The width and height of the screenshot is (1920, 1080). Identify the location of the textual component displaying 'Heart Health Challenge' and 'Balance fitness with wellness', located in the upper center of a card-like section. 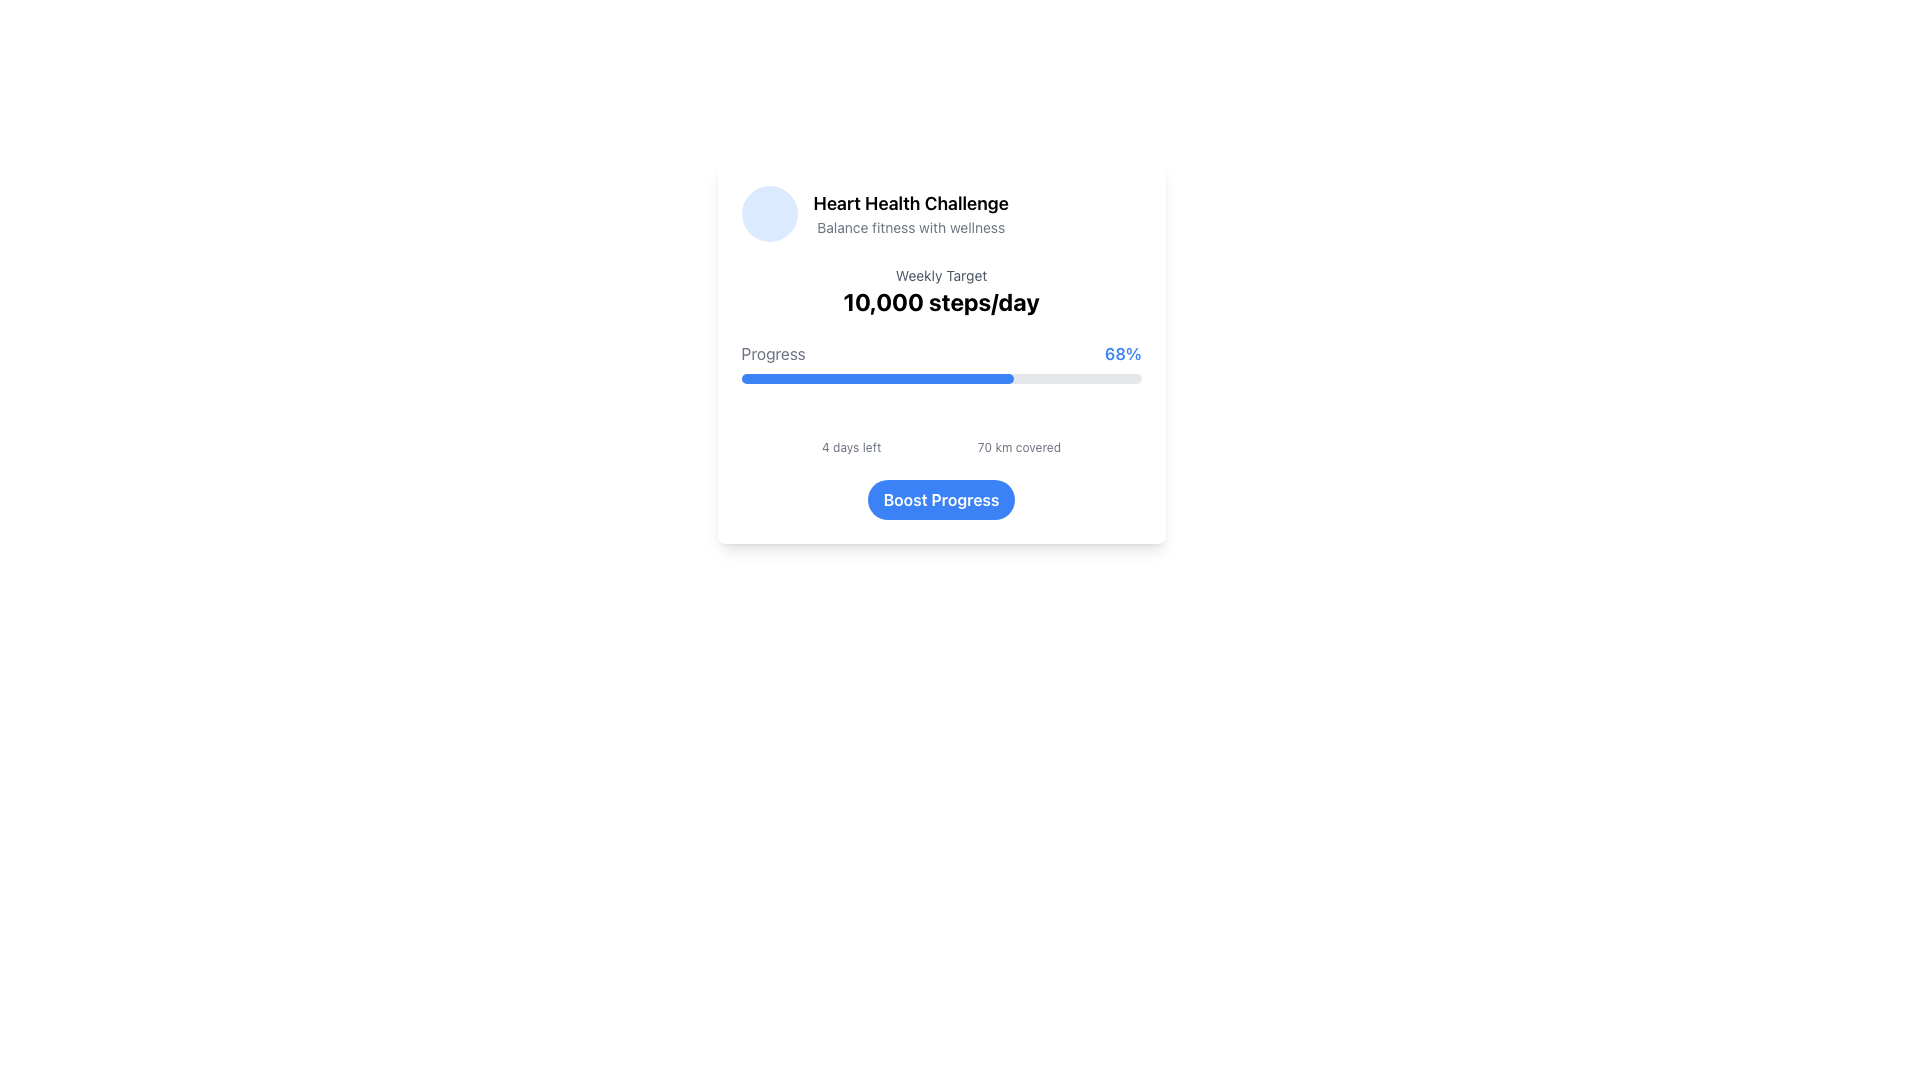
(910, 213).